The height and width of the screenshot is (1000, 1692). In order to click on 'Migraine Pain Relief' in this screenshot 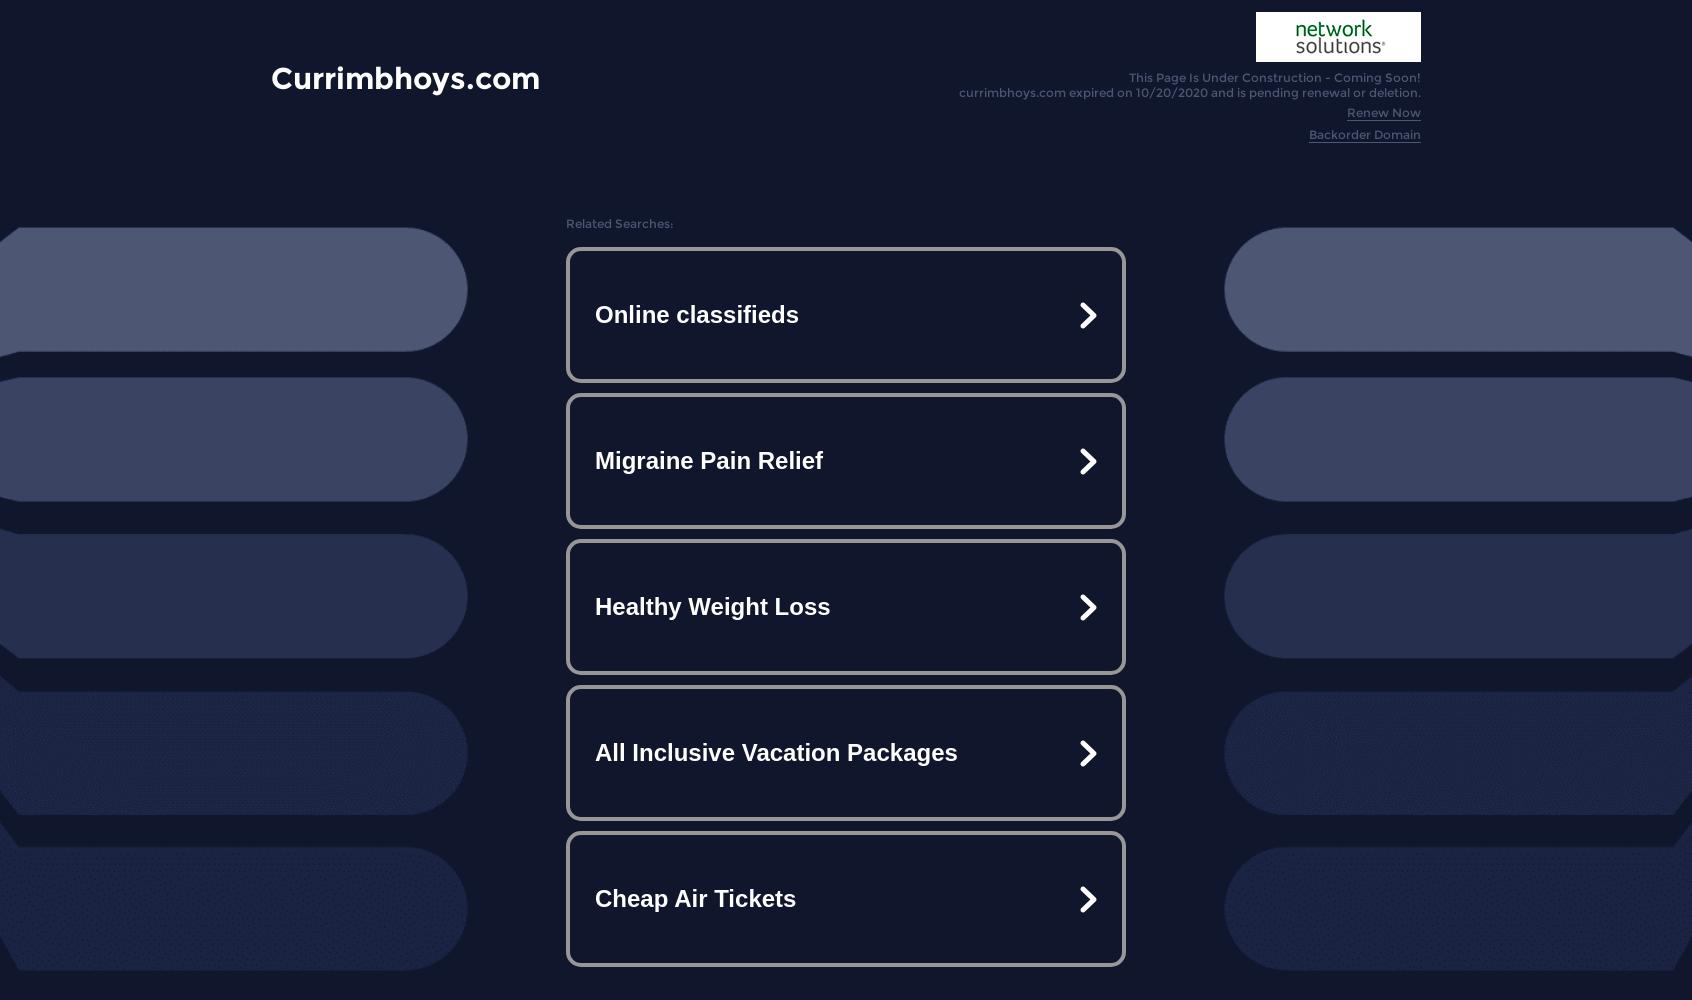, I will do `click(594, 459)`.